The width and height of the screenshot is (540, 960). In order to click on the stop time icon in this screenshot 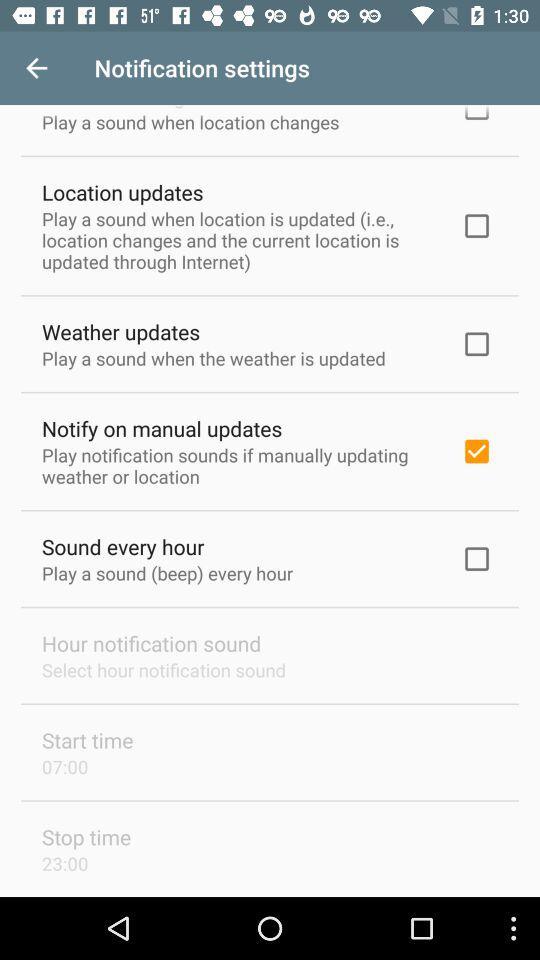, I will do `click(85, 837)`.